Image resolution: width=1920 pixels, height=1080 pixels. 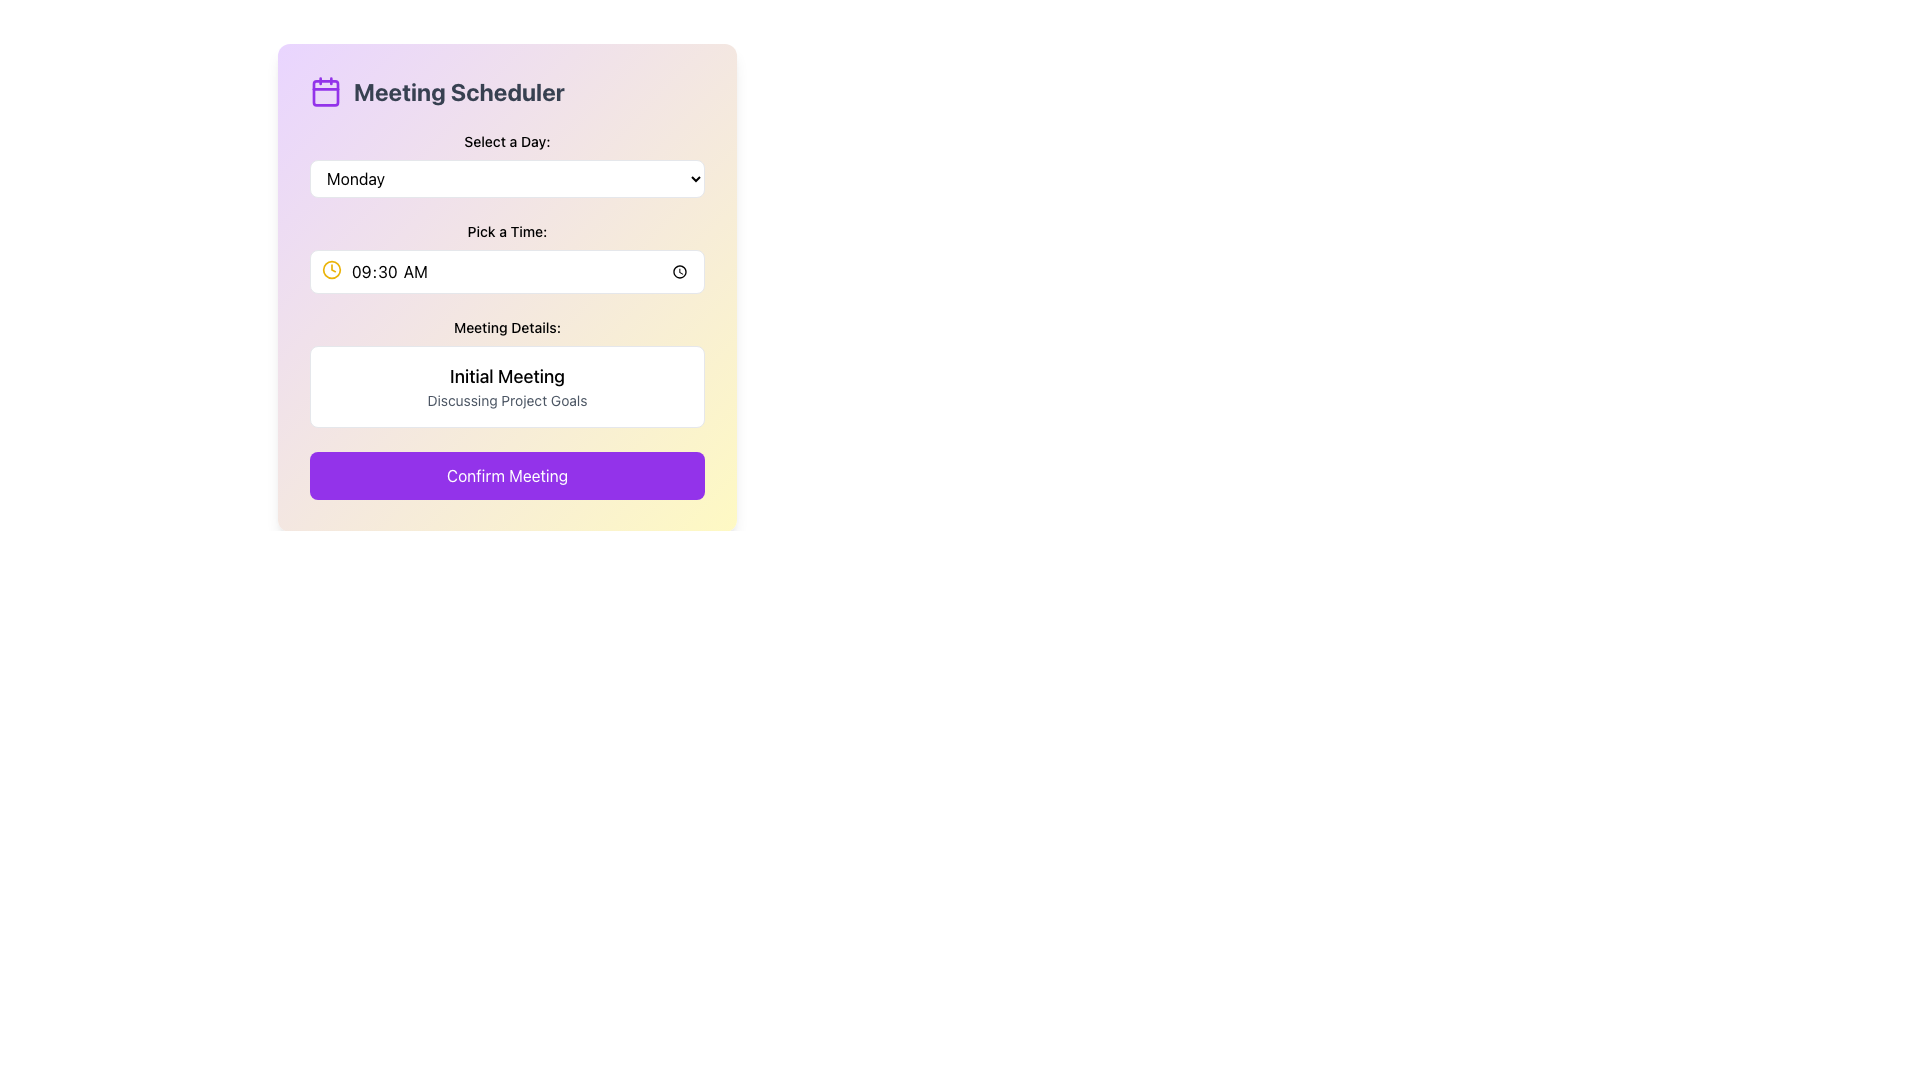 I want to click on text component displaying 'Discussing Project Goals' located beneath the header 'Initial Meeting' in the 'Meeting Details' section, so click(x=507, y=401).